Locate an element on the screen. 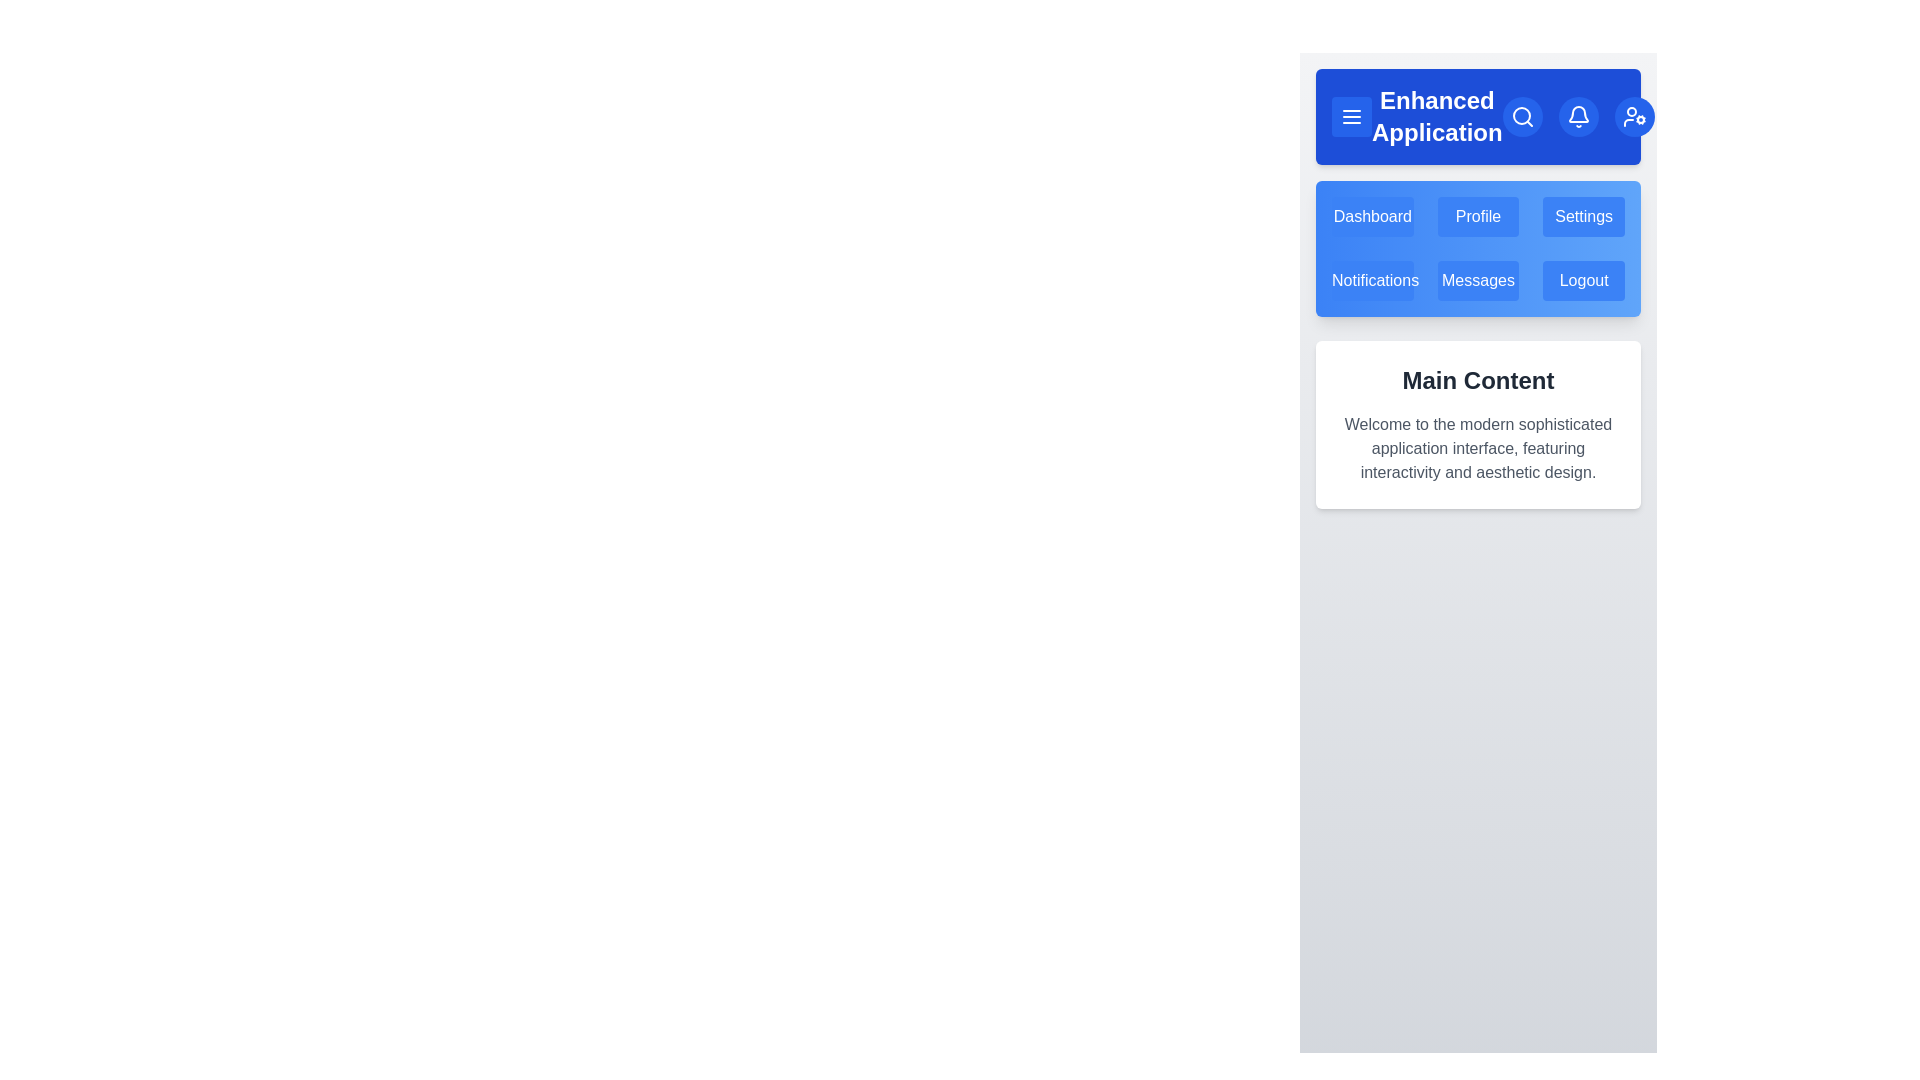 The width and height of the screenshot is (1920, 1080). the search button is located at coordinates (1521, 116).